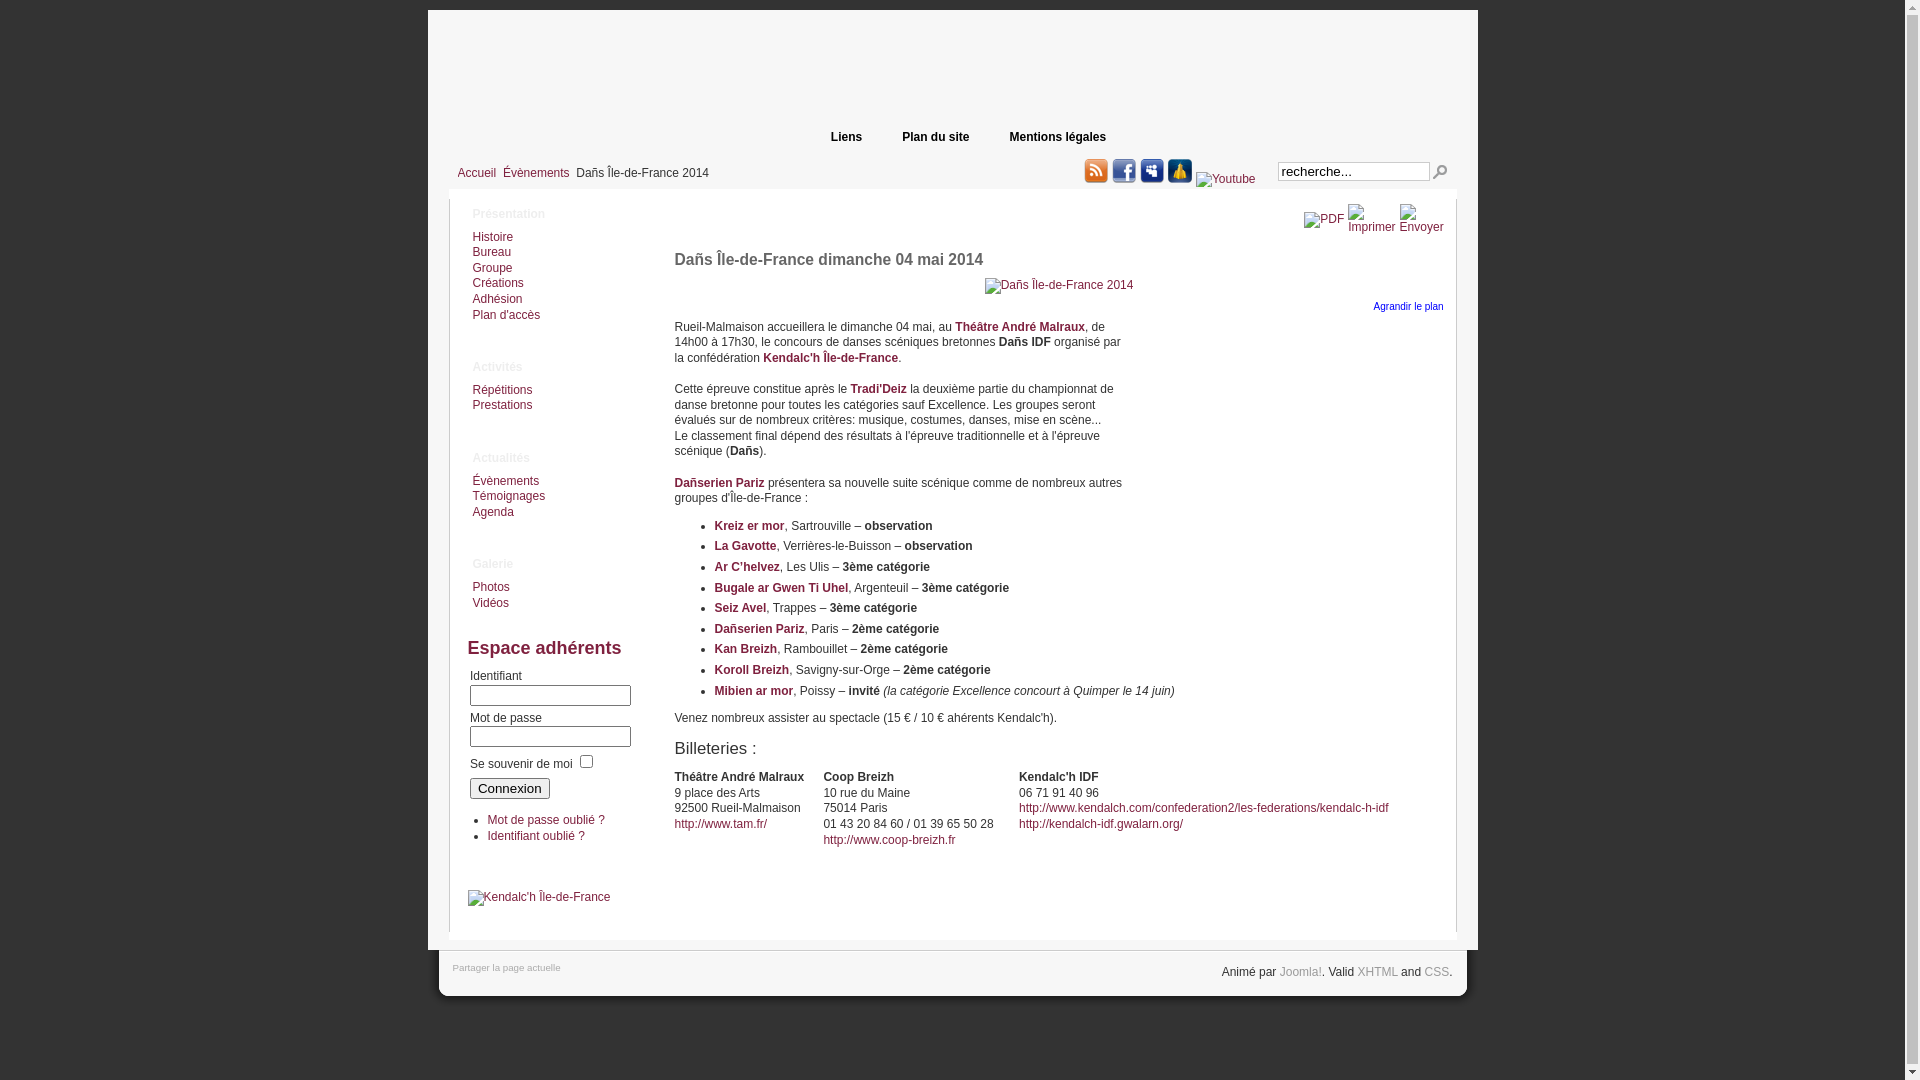 The height and width of the screenshot is (1080, 1920). I want to click on 'PDF', so click(1304, 219).